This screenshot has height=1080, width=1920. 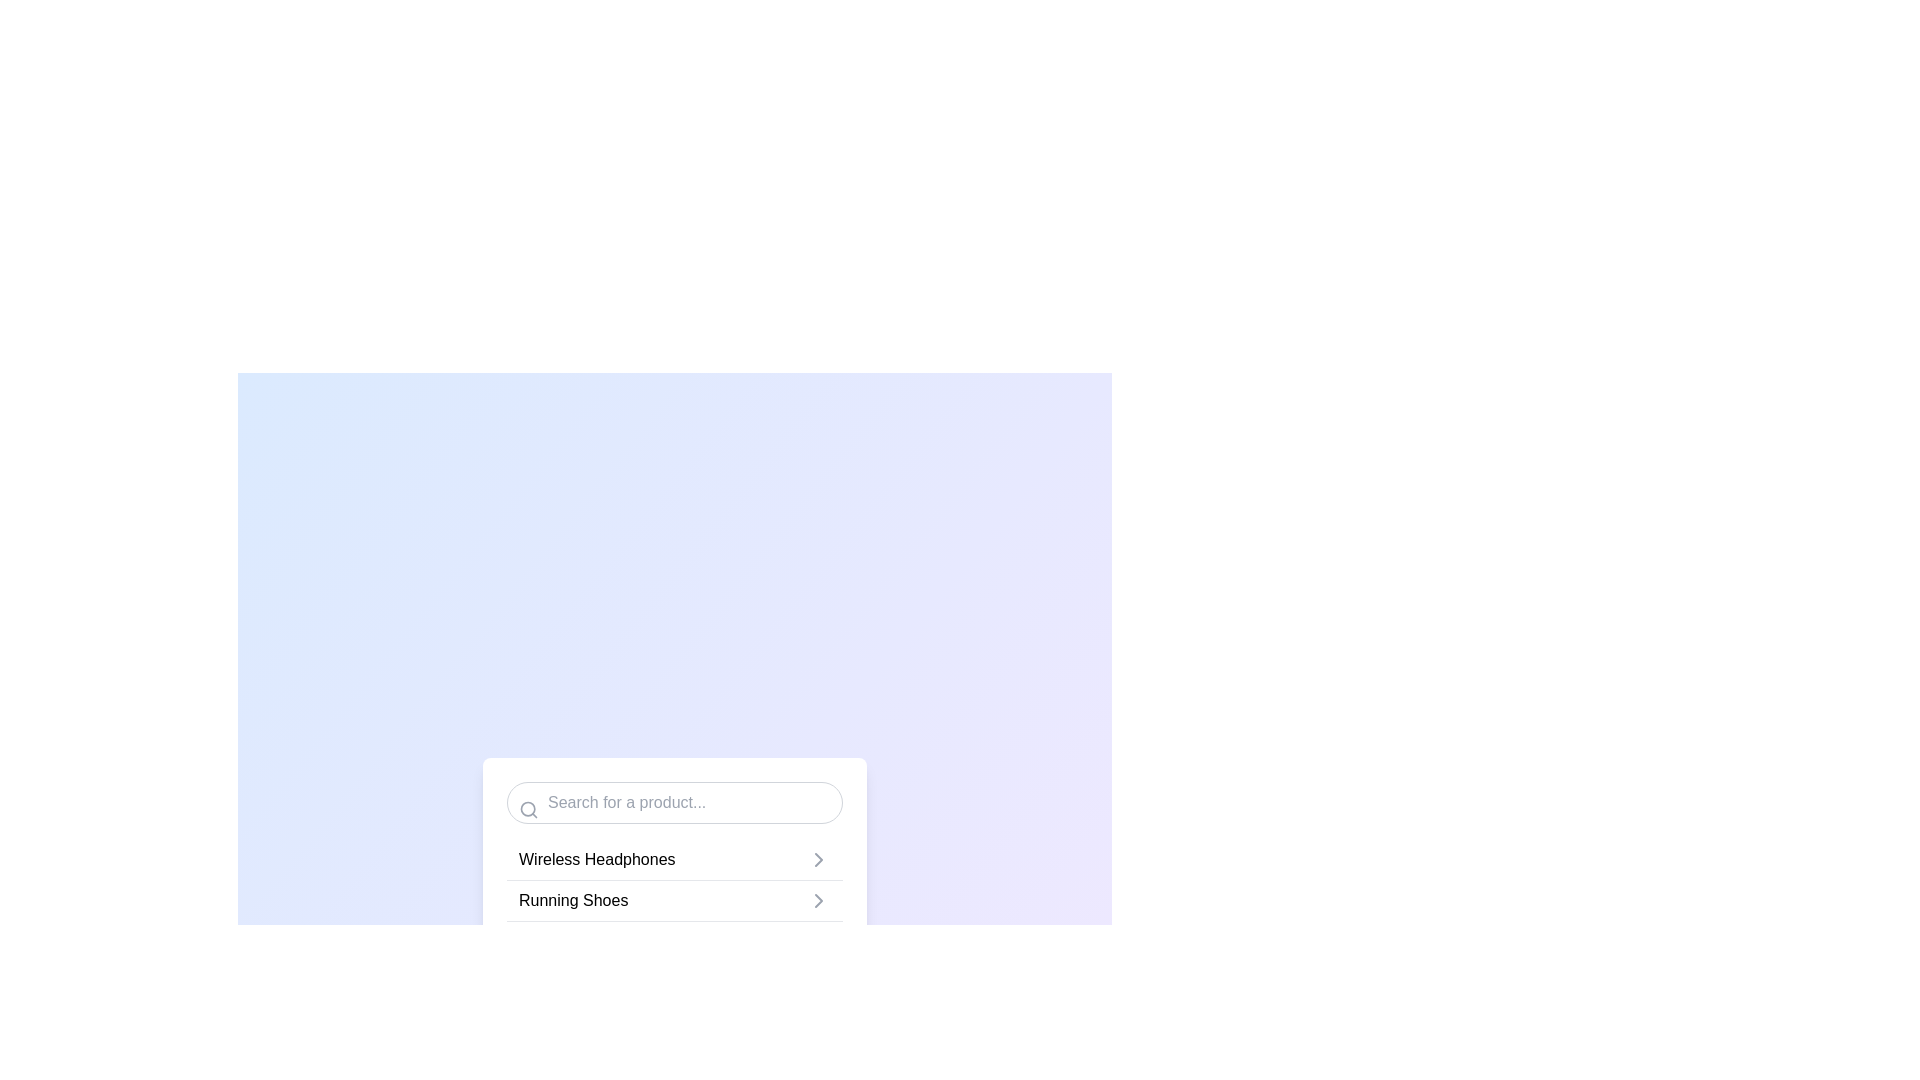 What do you see at coordinates (675, 913) in the screenshot?
I see `the second list item titled 'Running Shoes' within the white rounded rectangle` at bounding box center [675, 913].